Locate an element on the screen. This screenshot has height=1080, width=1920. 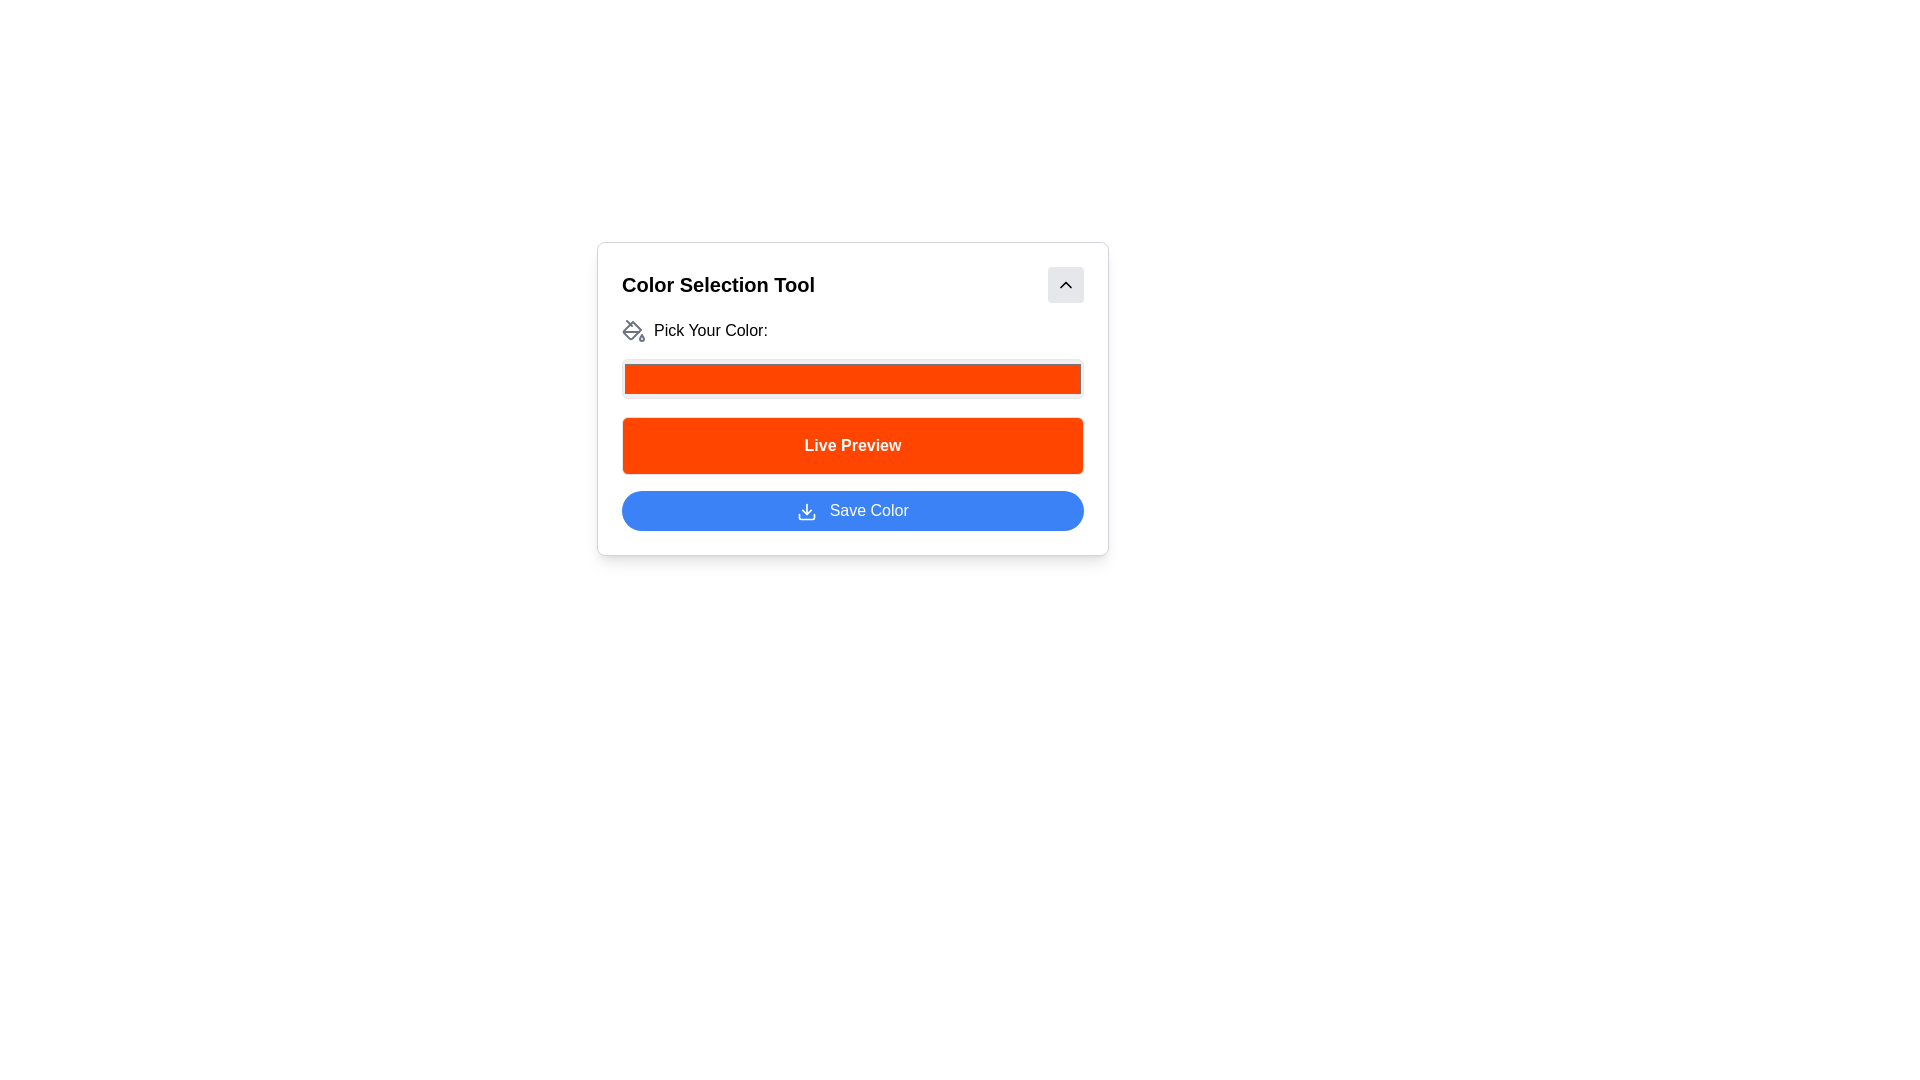
the color preview button located below the orange color input field and above the 'Save Color' button is located at coordinates (853, 445).